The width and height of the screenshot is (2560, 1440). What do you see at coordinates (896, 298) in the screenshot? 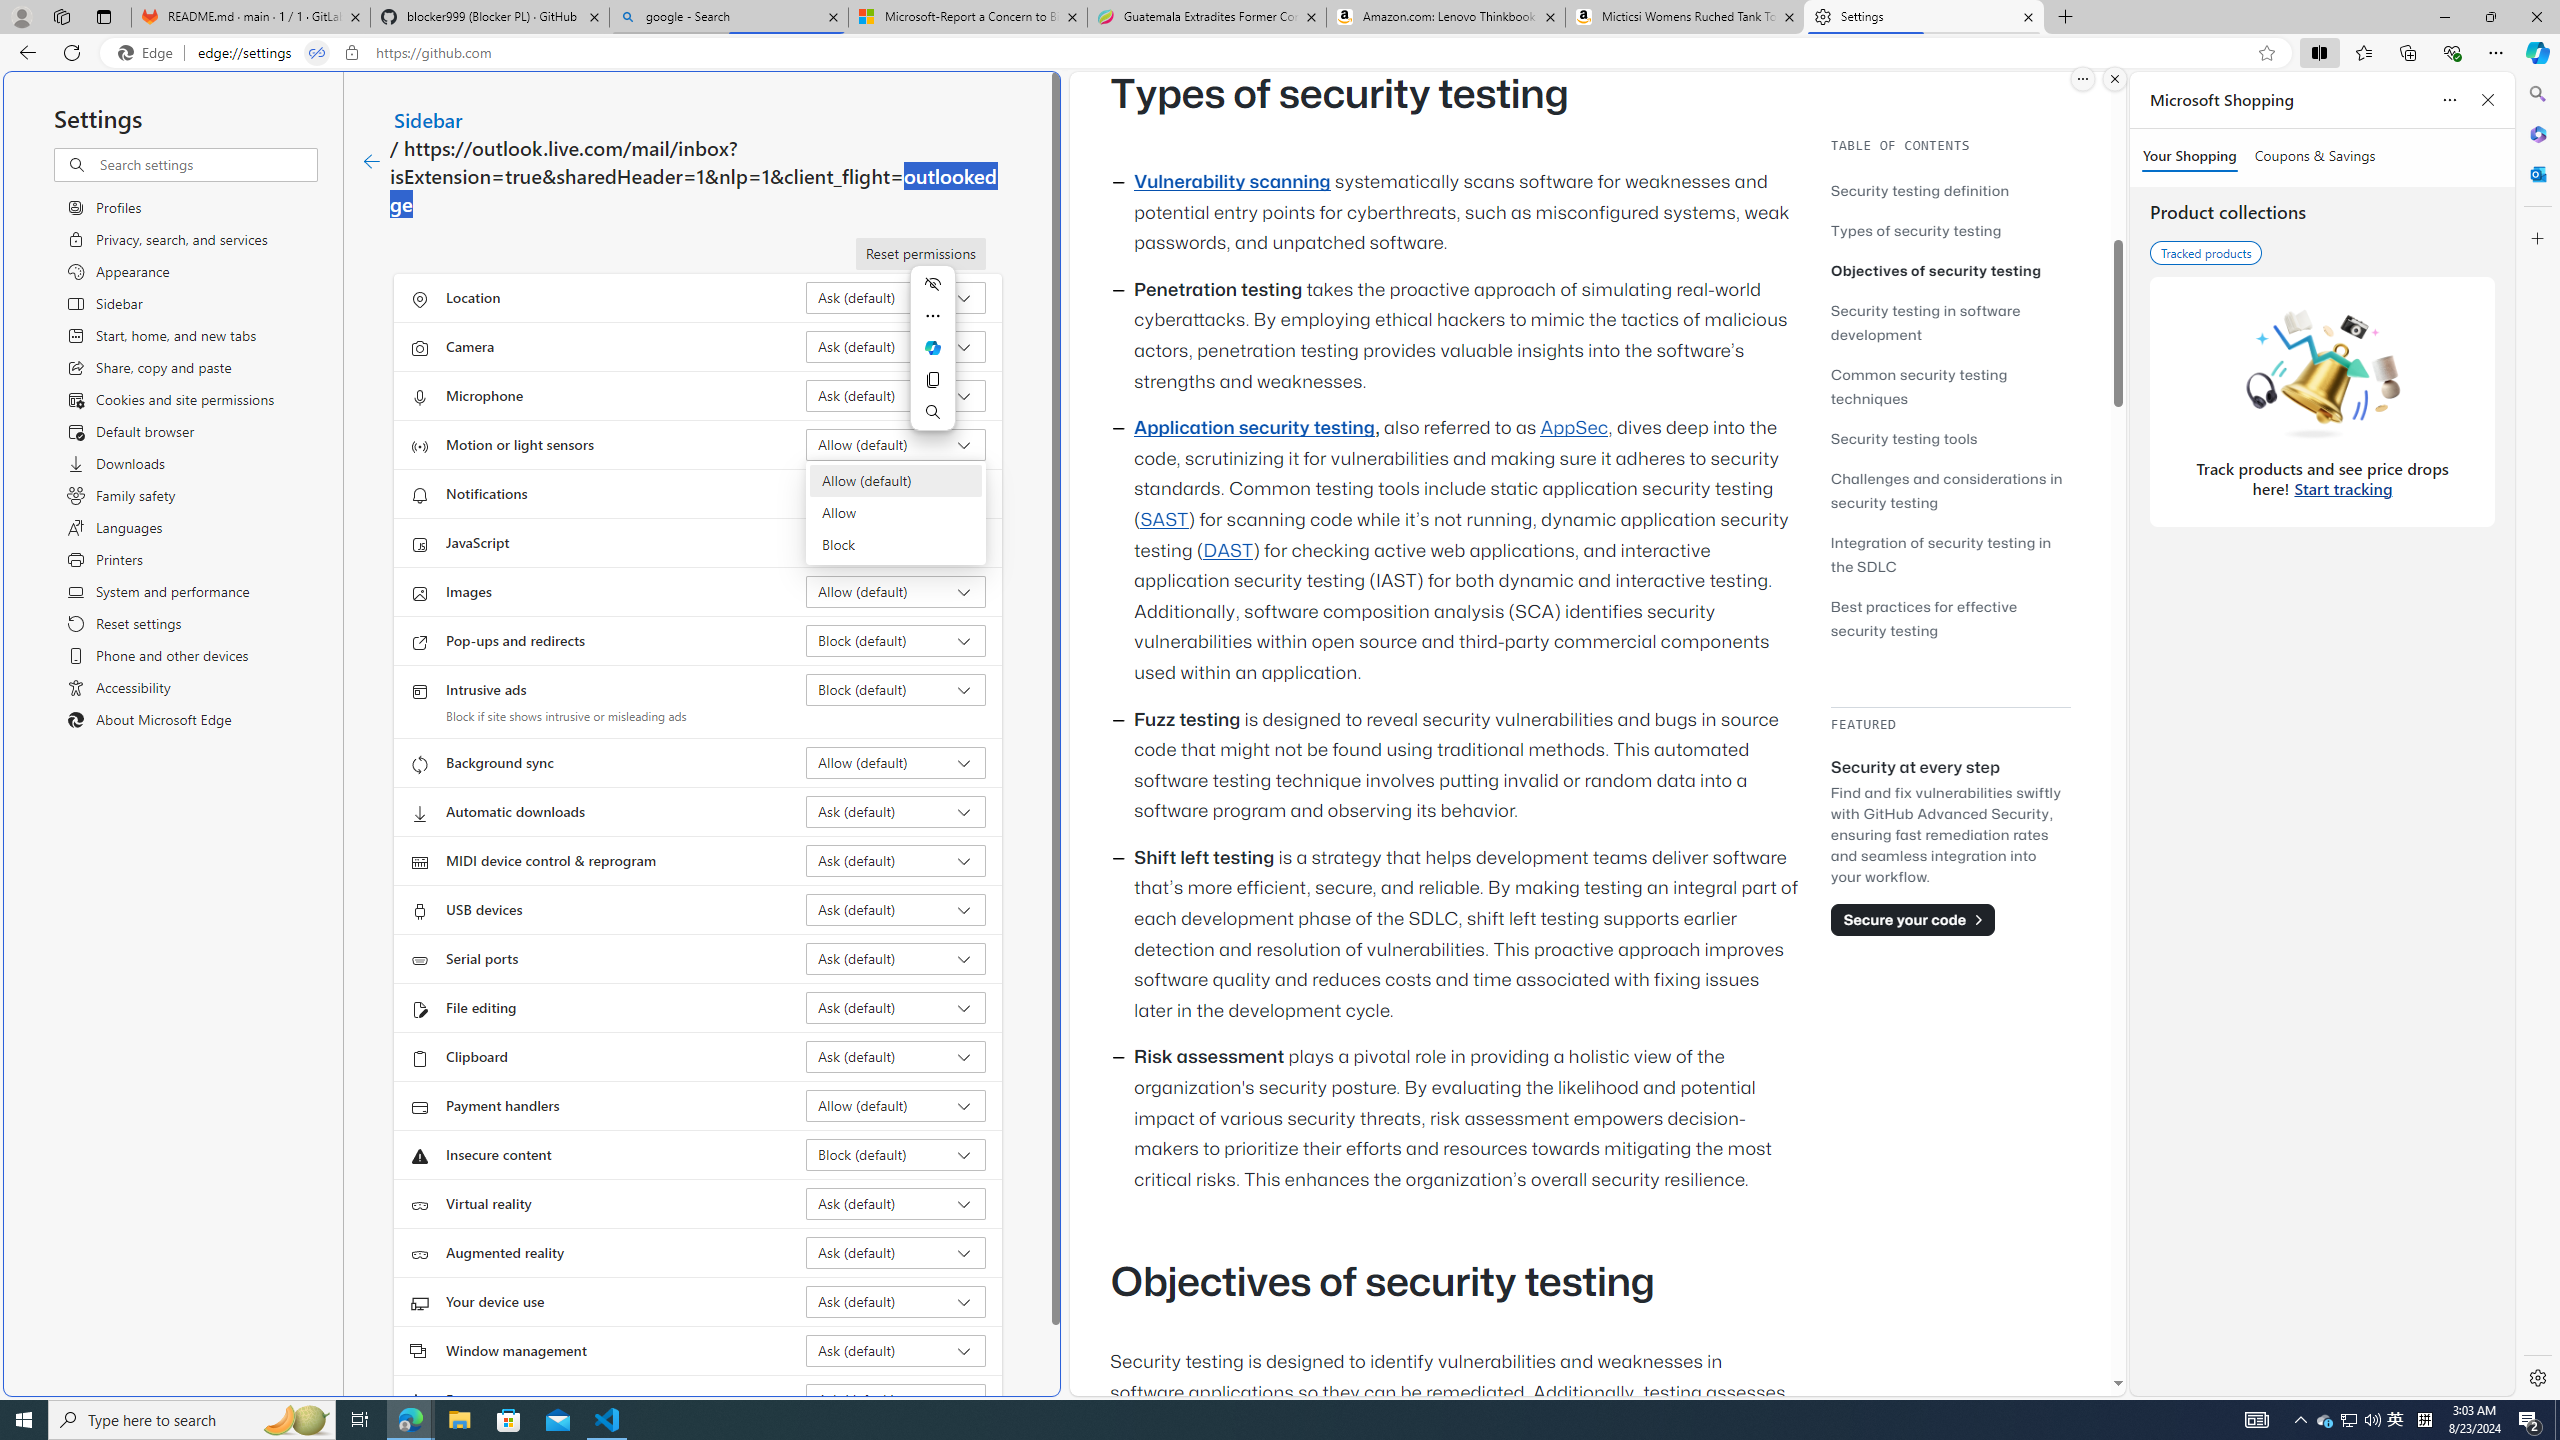
I see `'Location Ask (default)'` at bounding box center [896, 298].